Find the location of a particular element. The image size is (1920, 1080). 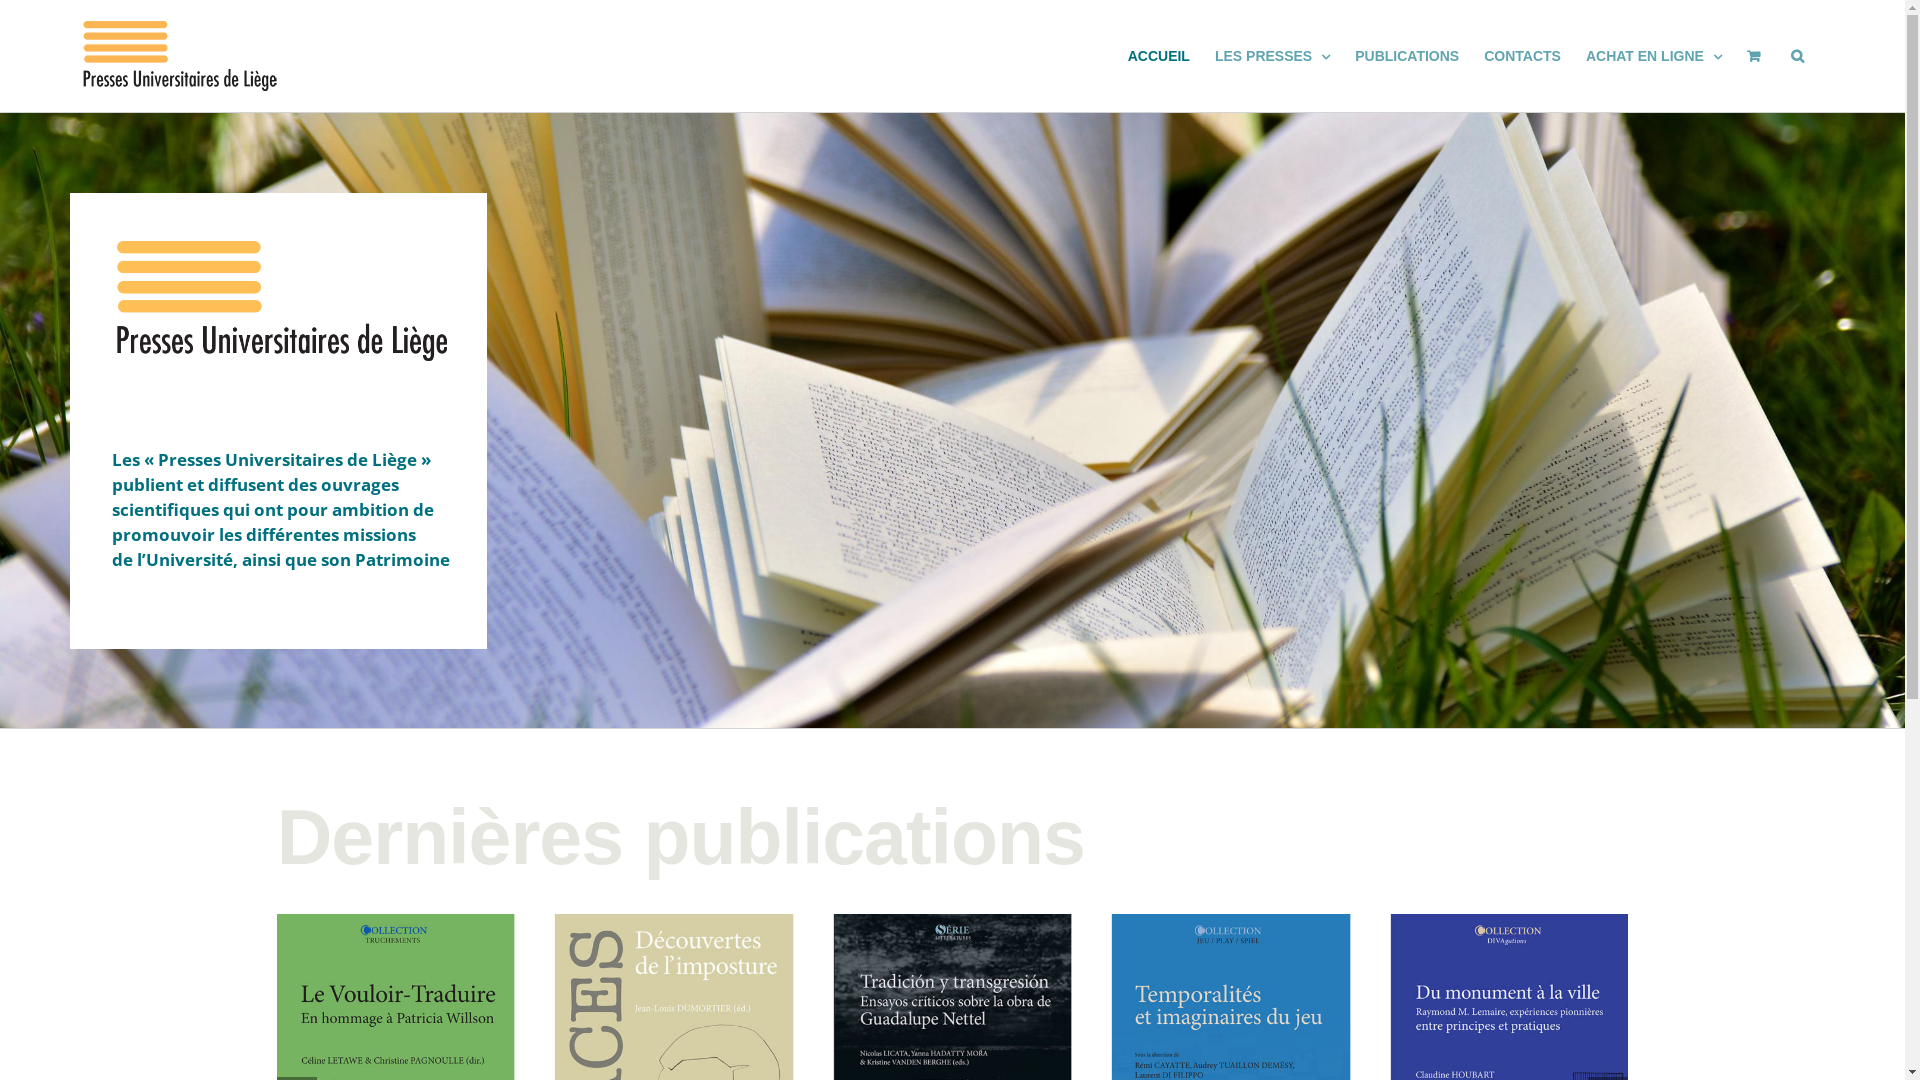

'ACHAT EN LIGNE' is located at coordinates (1654, 55).